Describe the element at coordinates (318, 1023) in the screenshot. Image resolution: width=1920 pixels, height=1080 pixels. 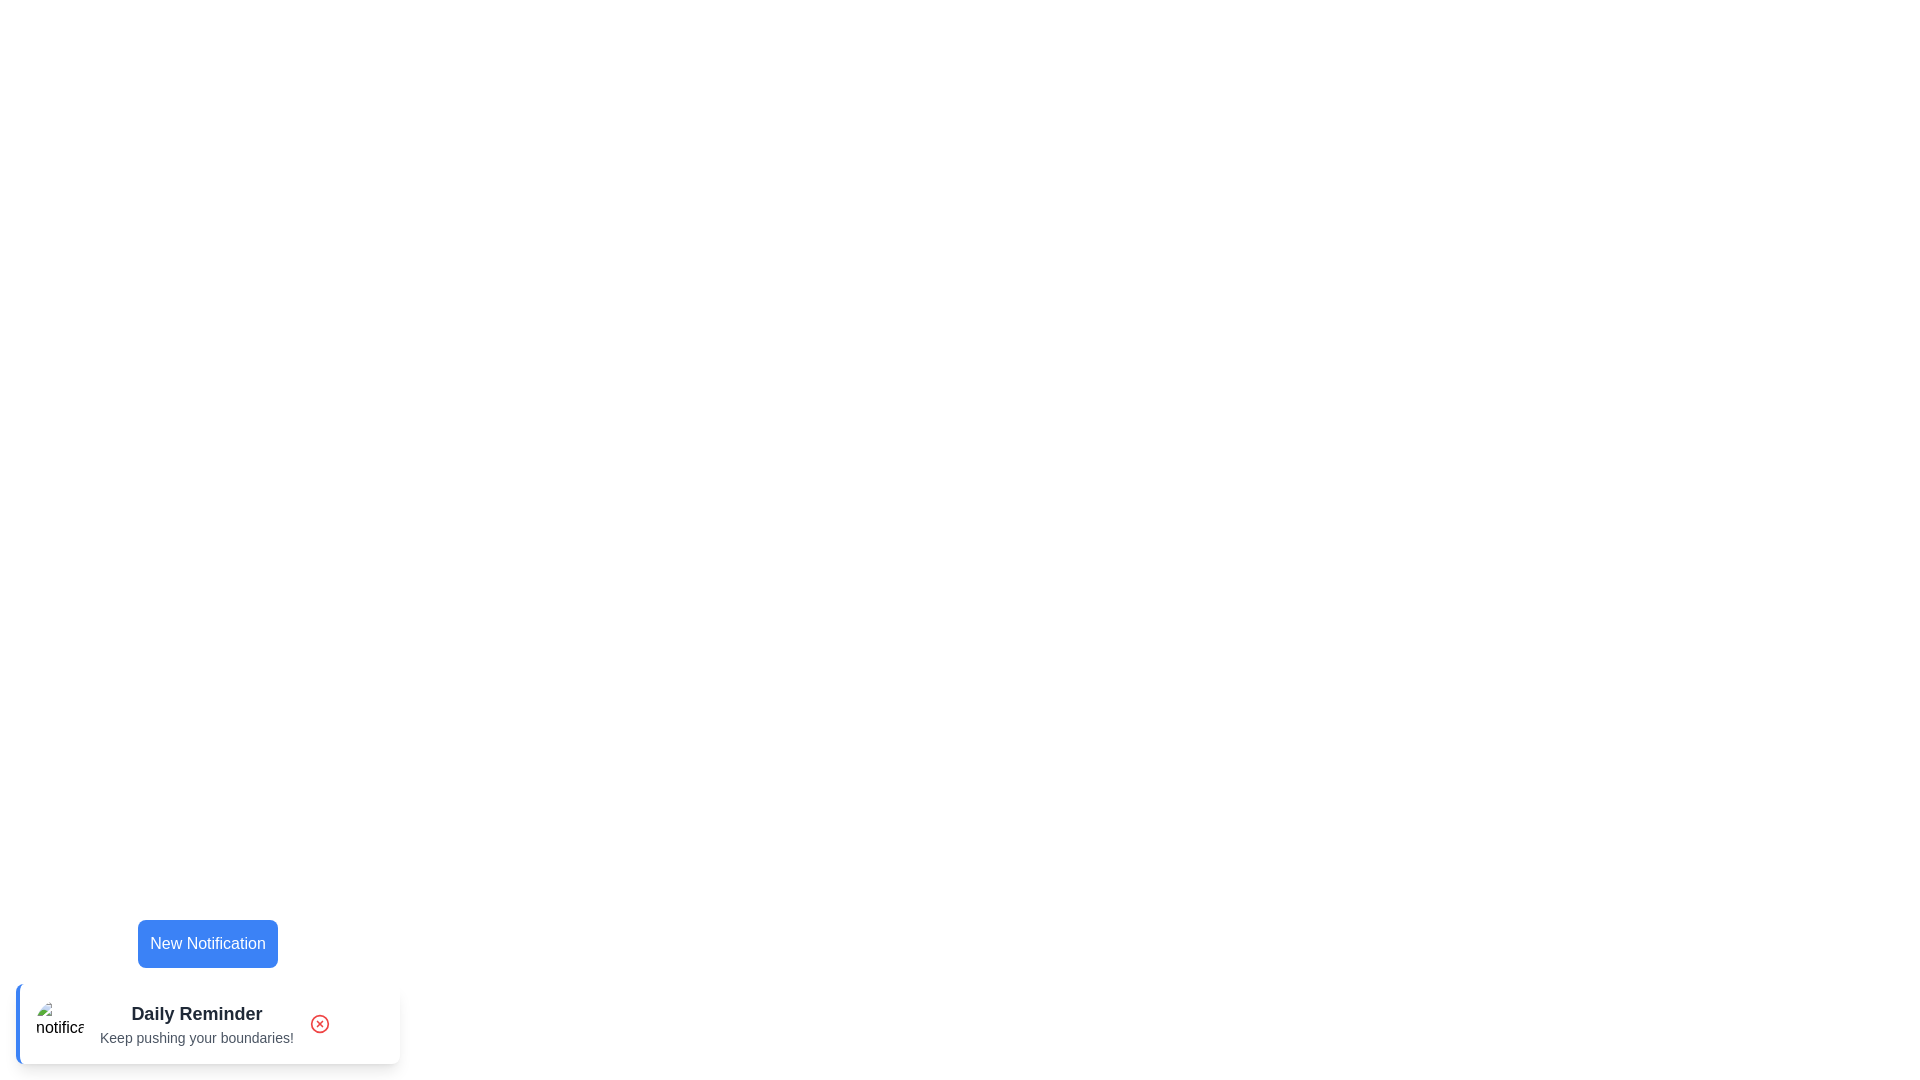
I see `the Dismiss Notification Button to observe hover effects` at that location.